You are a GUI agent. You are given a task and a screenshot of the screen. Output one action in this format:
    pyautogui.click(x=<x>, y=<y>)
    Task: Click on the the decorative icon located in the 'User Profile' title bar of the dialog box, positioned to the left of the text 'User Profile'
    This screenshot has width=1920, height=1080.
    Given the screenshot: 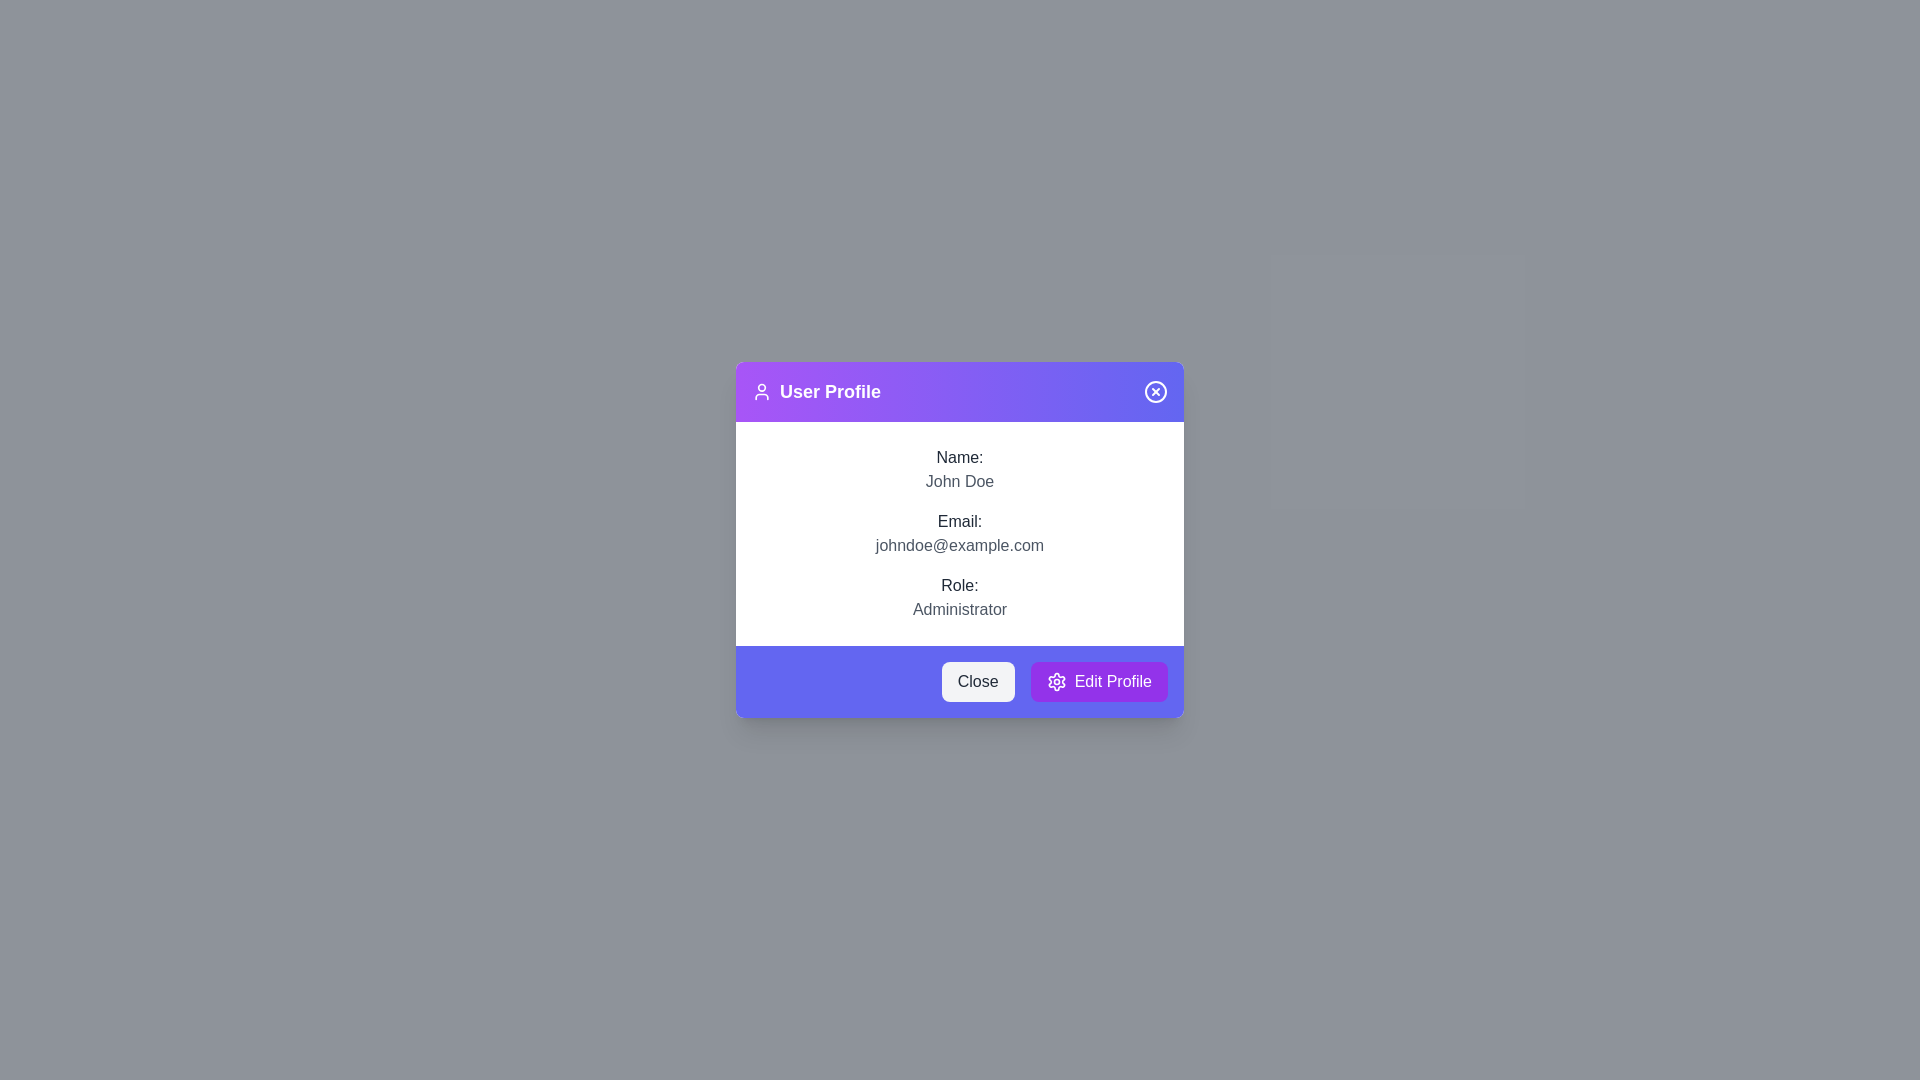 What is the action you would take?
    pyautogui.click(x=761, y=392)
    